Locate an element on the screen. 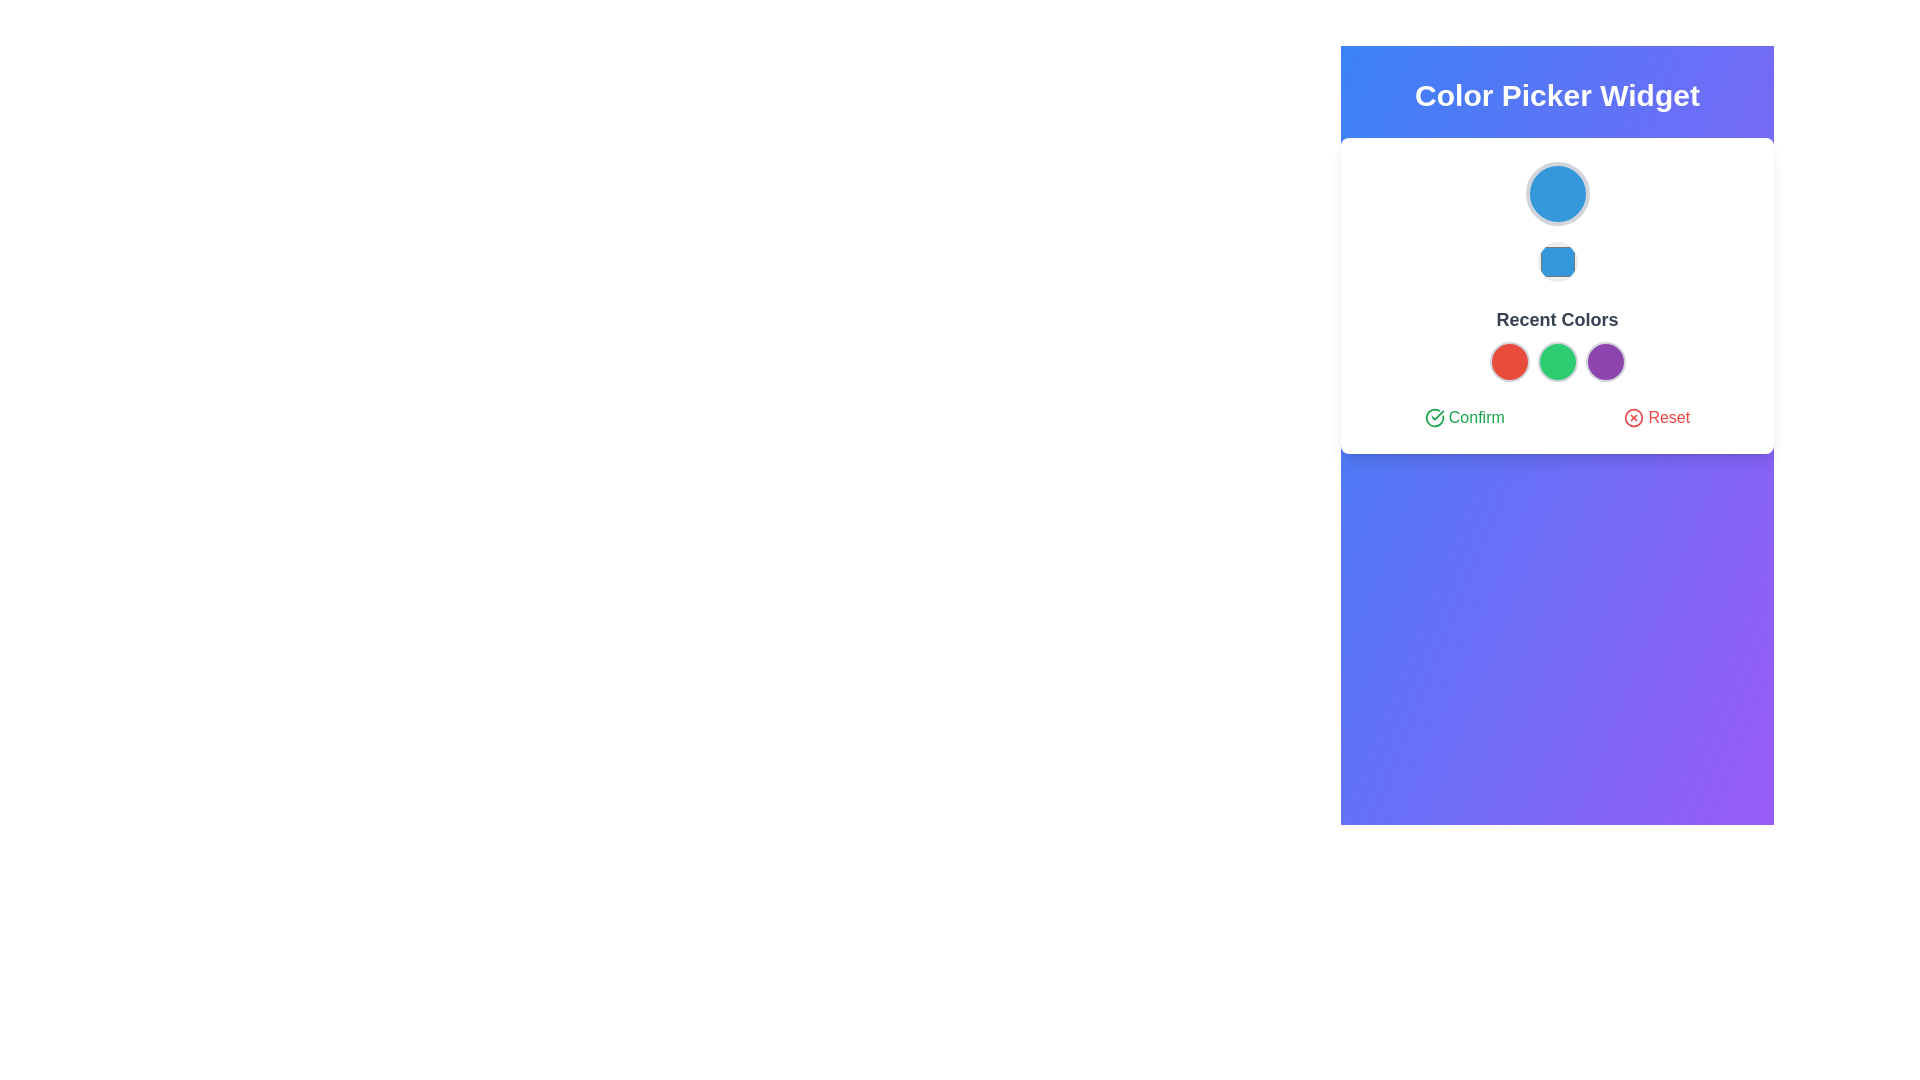 This screenshot has height=1080, width=1920. the confirmation icon located in the lower left quadrant of the widget, adjacent to the 'Confirm' text, to indicate success or approval is located at coordinates (1433, 416).